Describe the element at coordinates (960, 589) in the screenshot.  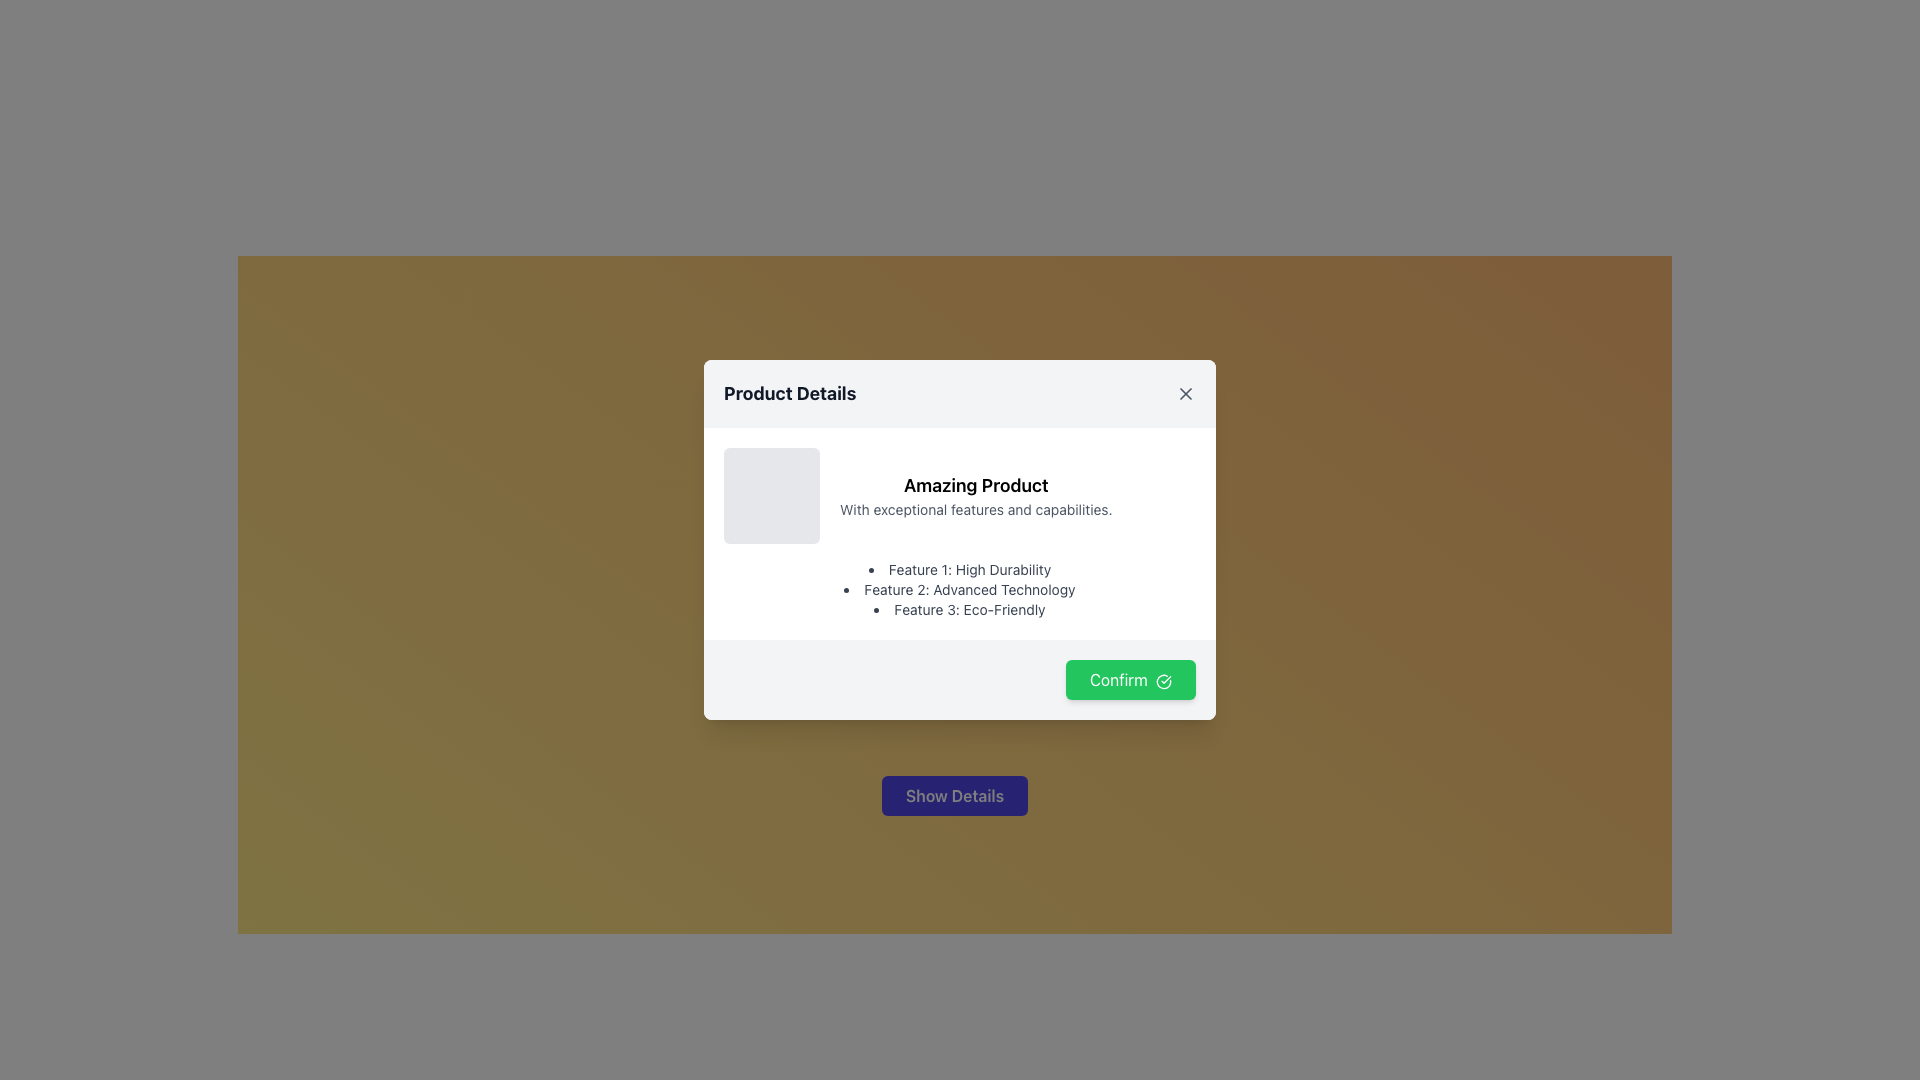
I see `the text element displaying 'Feature 2: Advanced Technology', which is the second item in a vertically arranged list of features in a modal window` at that location.